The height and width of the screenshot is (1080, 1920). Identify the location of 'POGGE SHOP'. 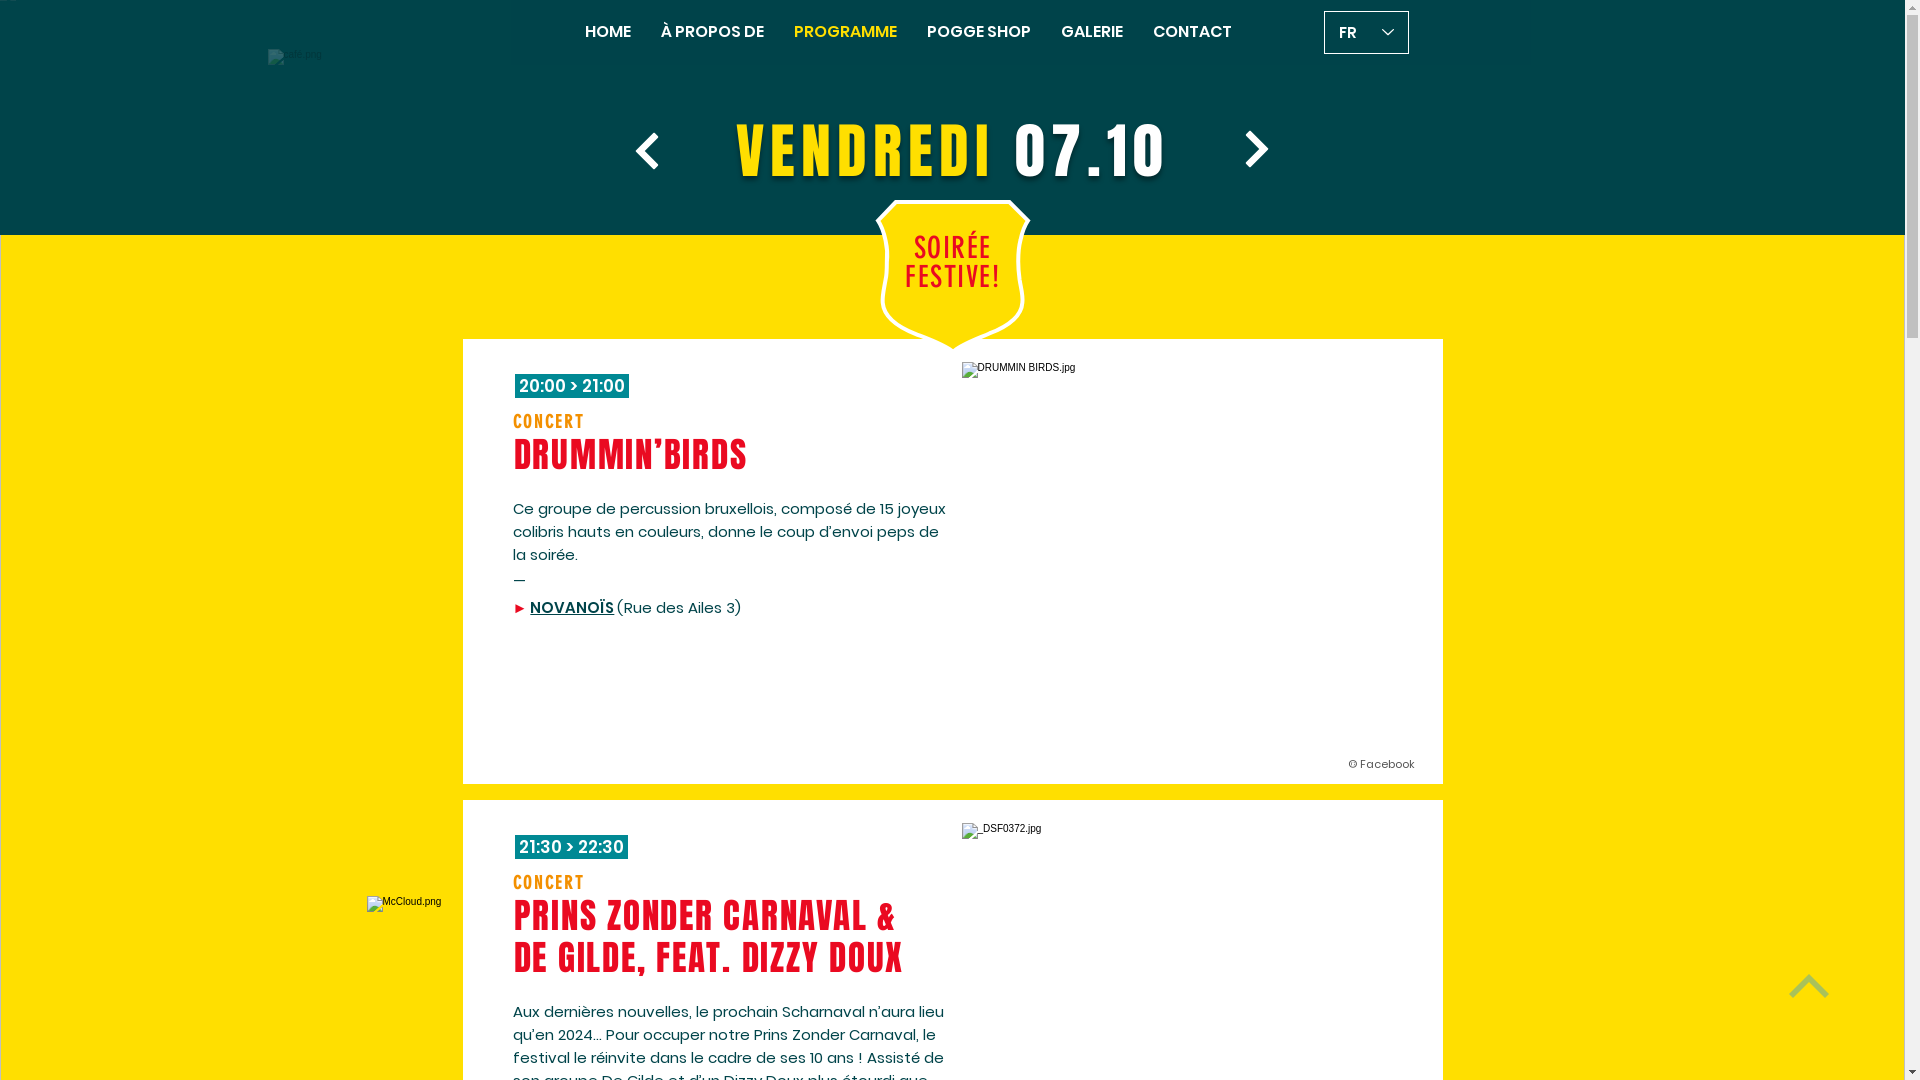
(911, 31).